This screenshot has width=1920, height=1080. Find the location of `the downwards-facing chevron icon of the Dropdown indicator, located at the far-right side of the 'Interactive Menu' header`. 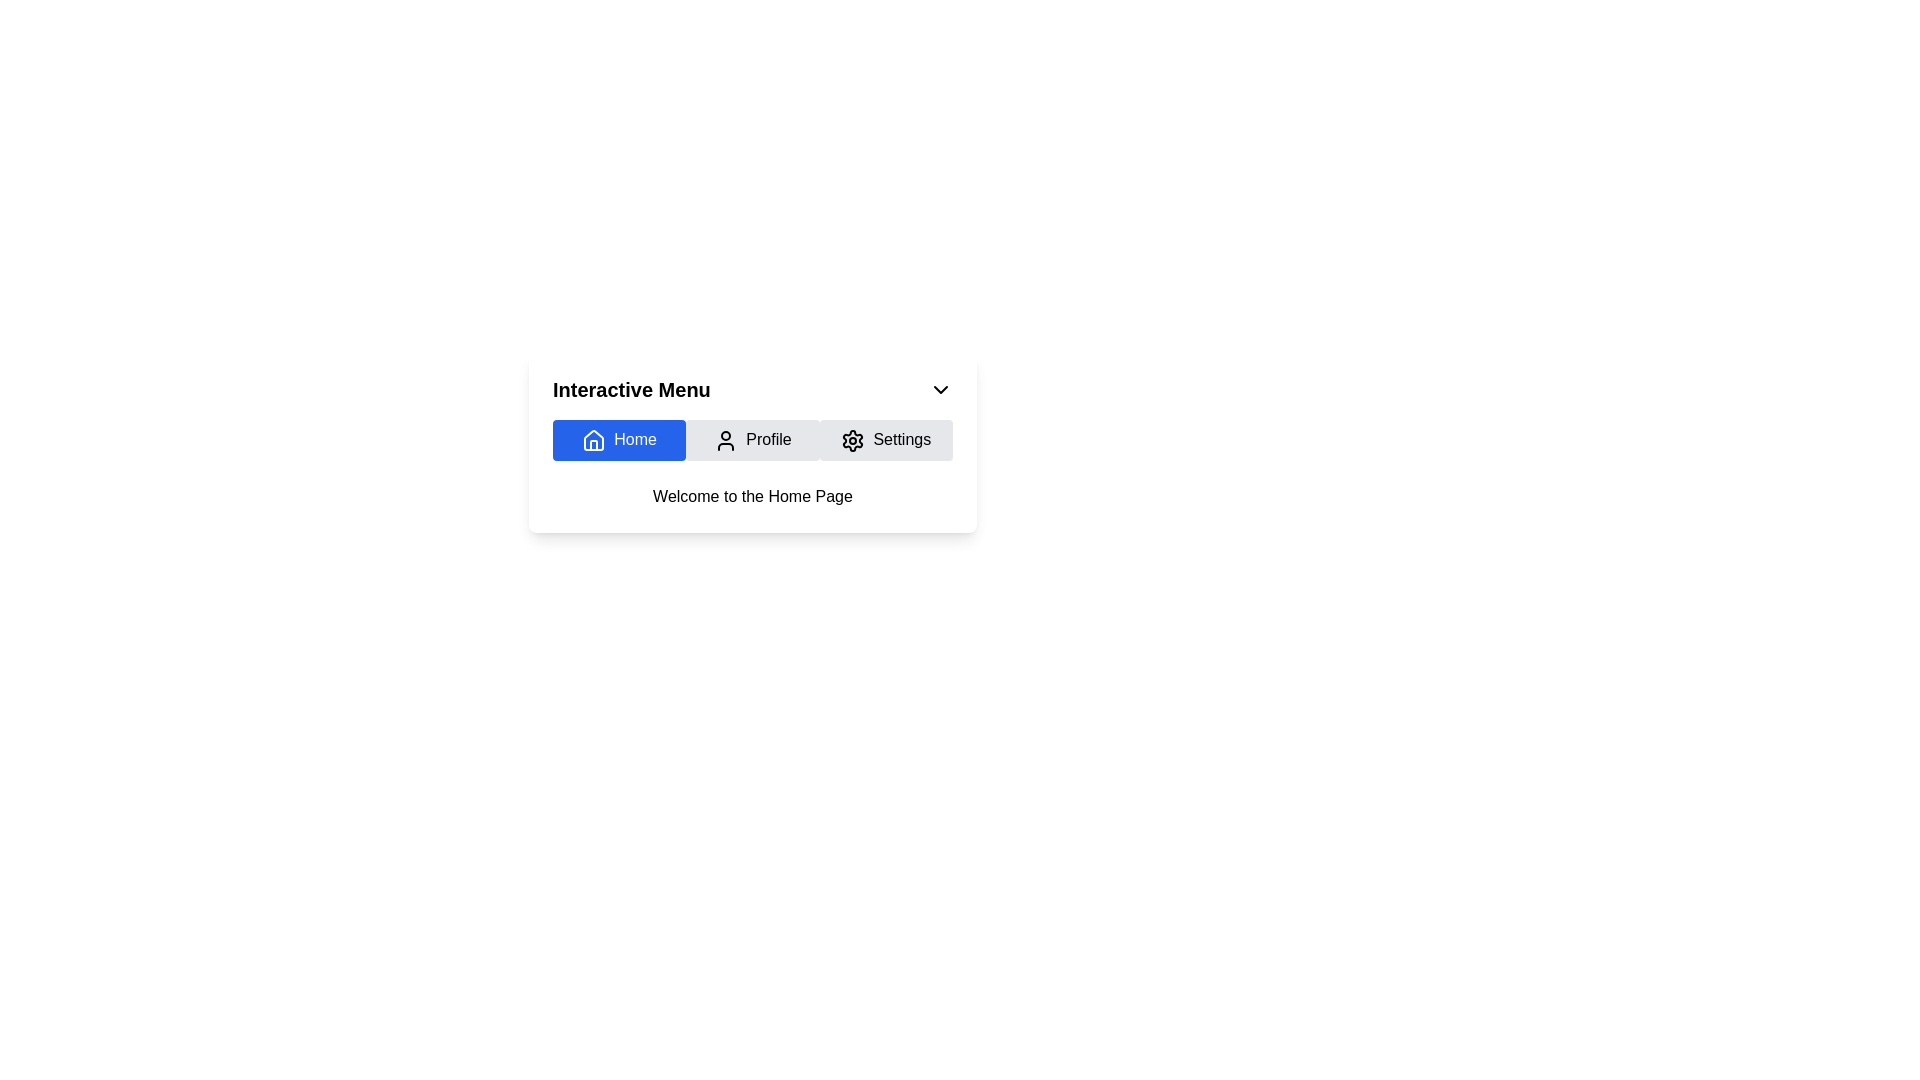

the downwards-facing chevron icon of the Dropdown indicator, located at the far-right side of the 'Interactive Menu' header is located at coordinates (939, 389).